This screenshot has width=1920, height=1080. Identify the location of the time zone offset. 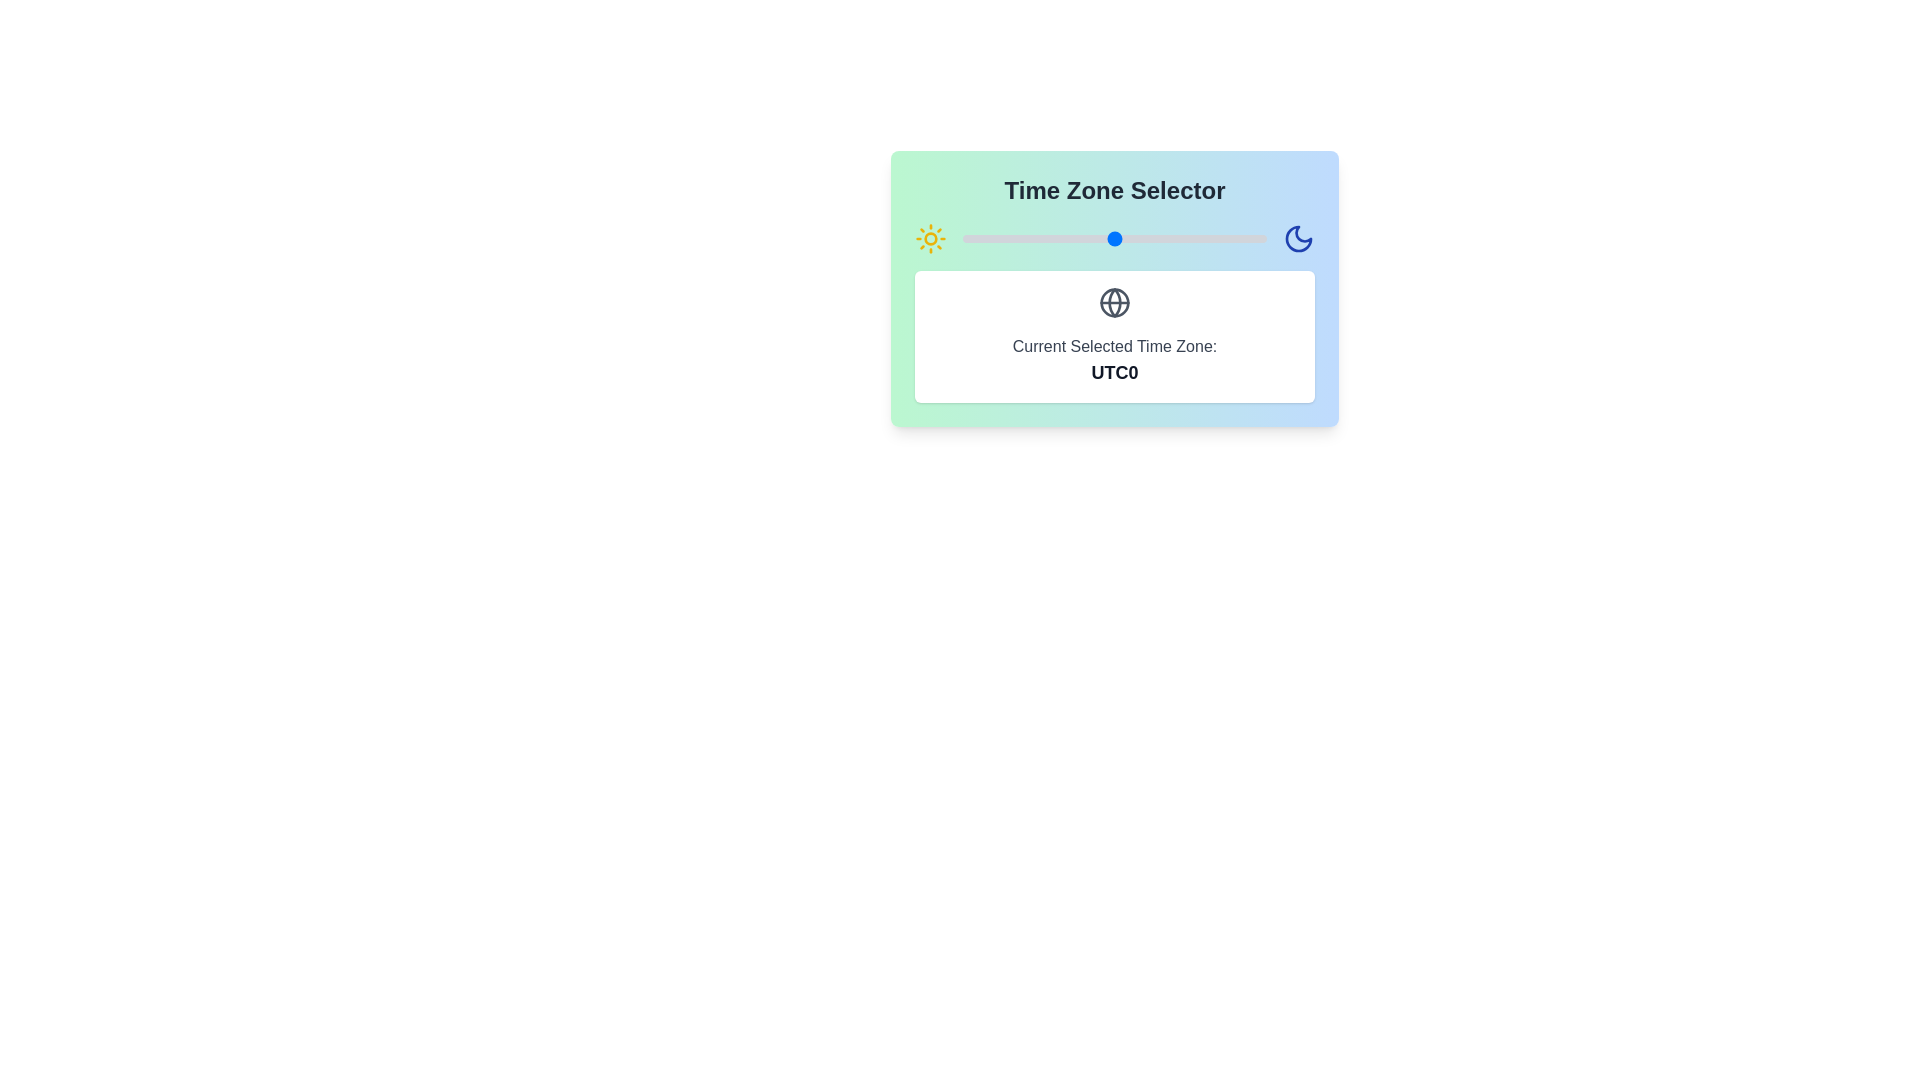
(1164, 238).